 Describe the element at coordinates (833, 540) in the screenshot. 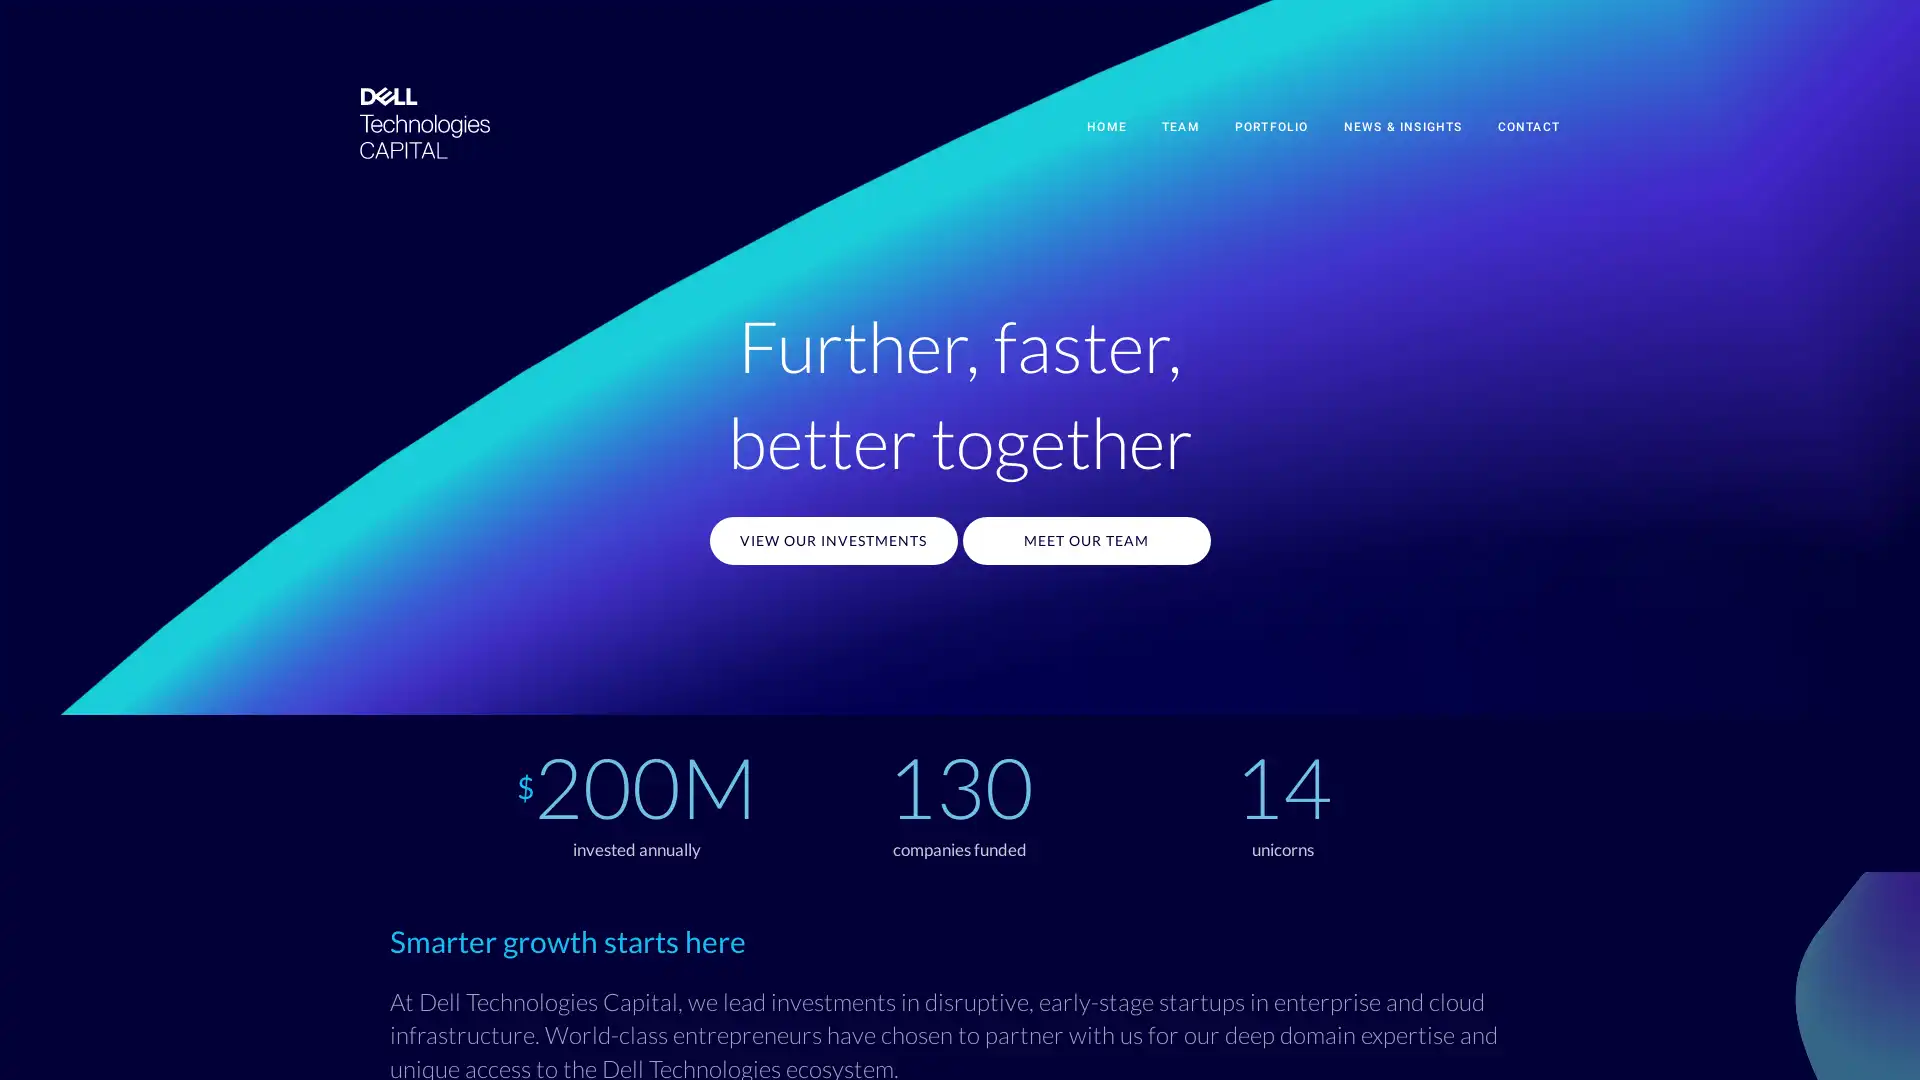

I see `VIEW OUR INVESTMENTS` at that location.